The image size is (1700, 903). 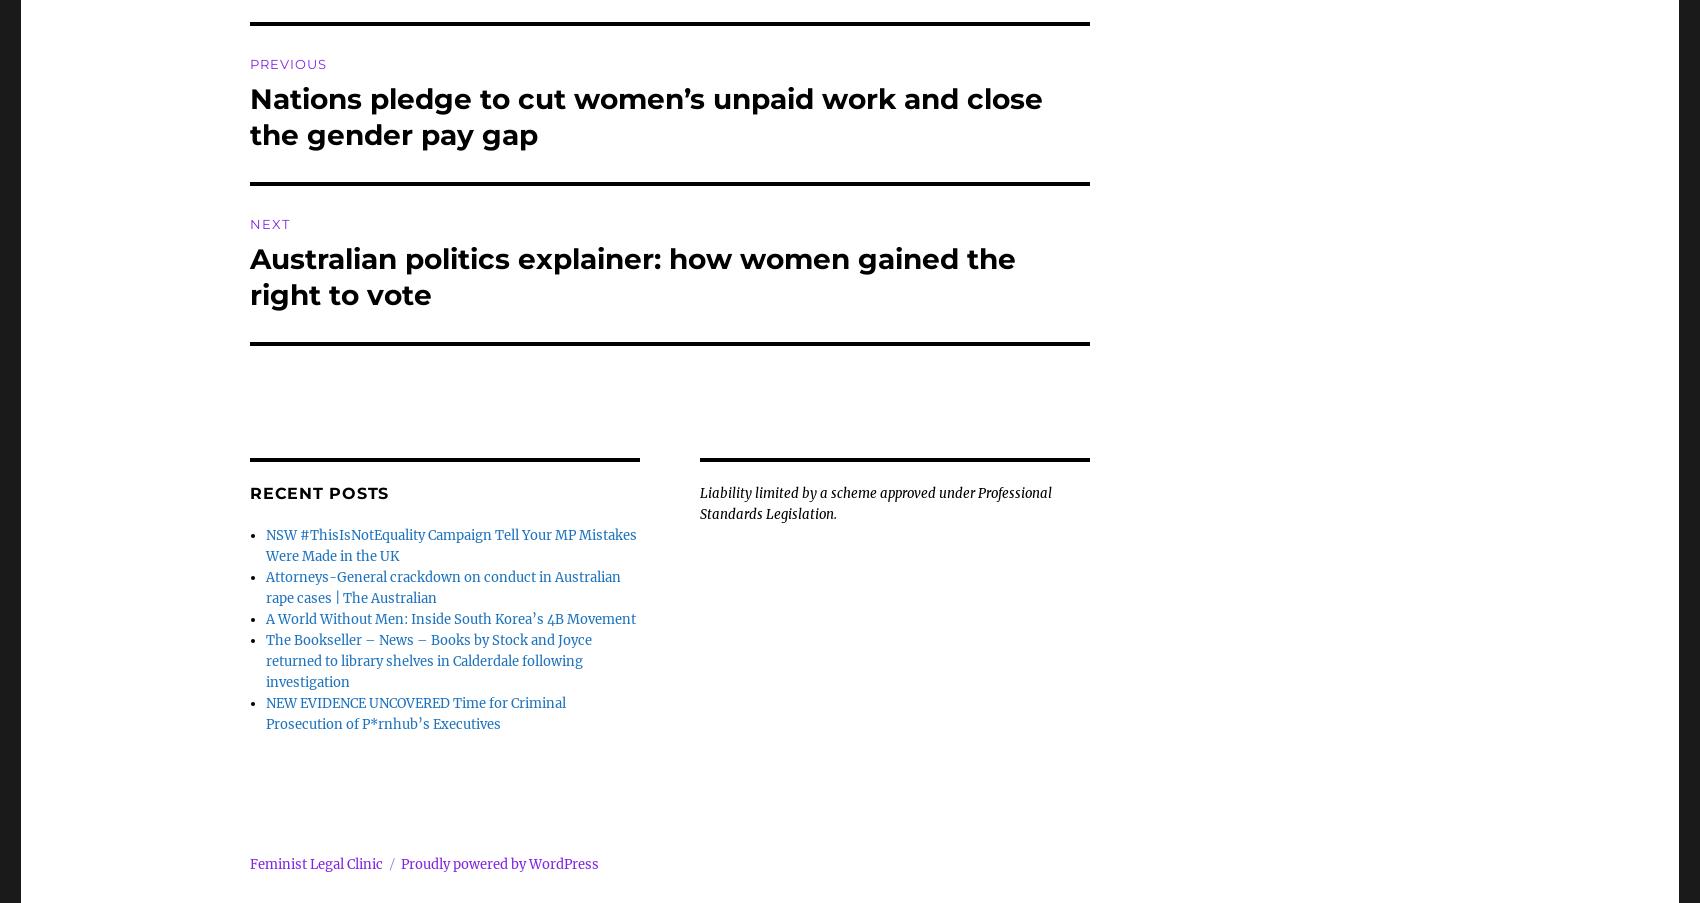 What do you see at coordinates (876, 503) in the screenshot?
I see `'Liability limited by a scheme approved under Professional Standards Legislation.'` at bounding box center [876, 503].